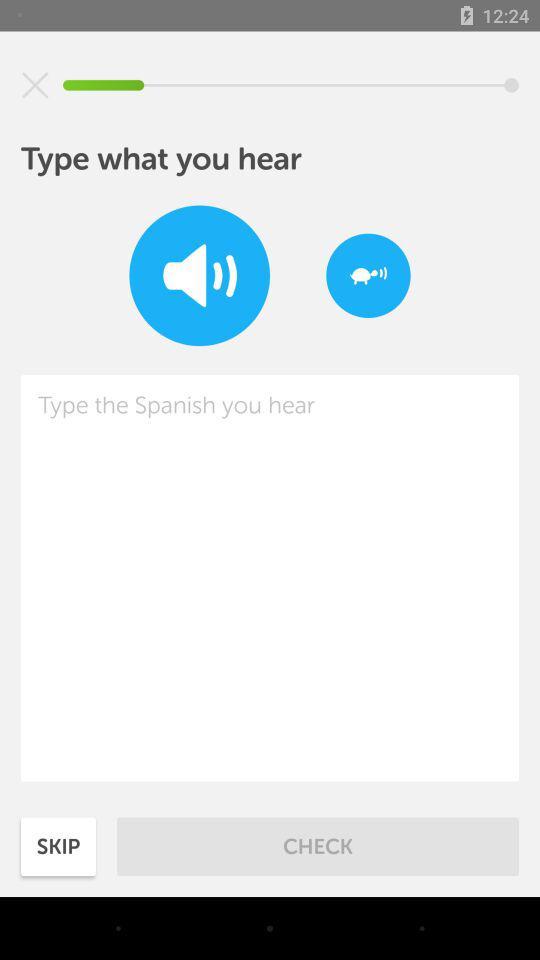 The width and height of the screenshot is (540, 960). What do you see at coordinates (367, 274) in the screenshot?
I see `slow talking button` at bounding box center [367, 274].